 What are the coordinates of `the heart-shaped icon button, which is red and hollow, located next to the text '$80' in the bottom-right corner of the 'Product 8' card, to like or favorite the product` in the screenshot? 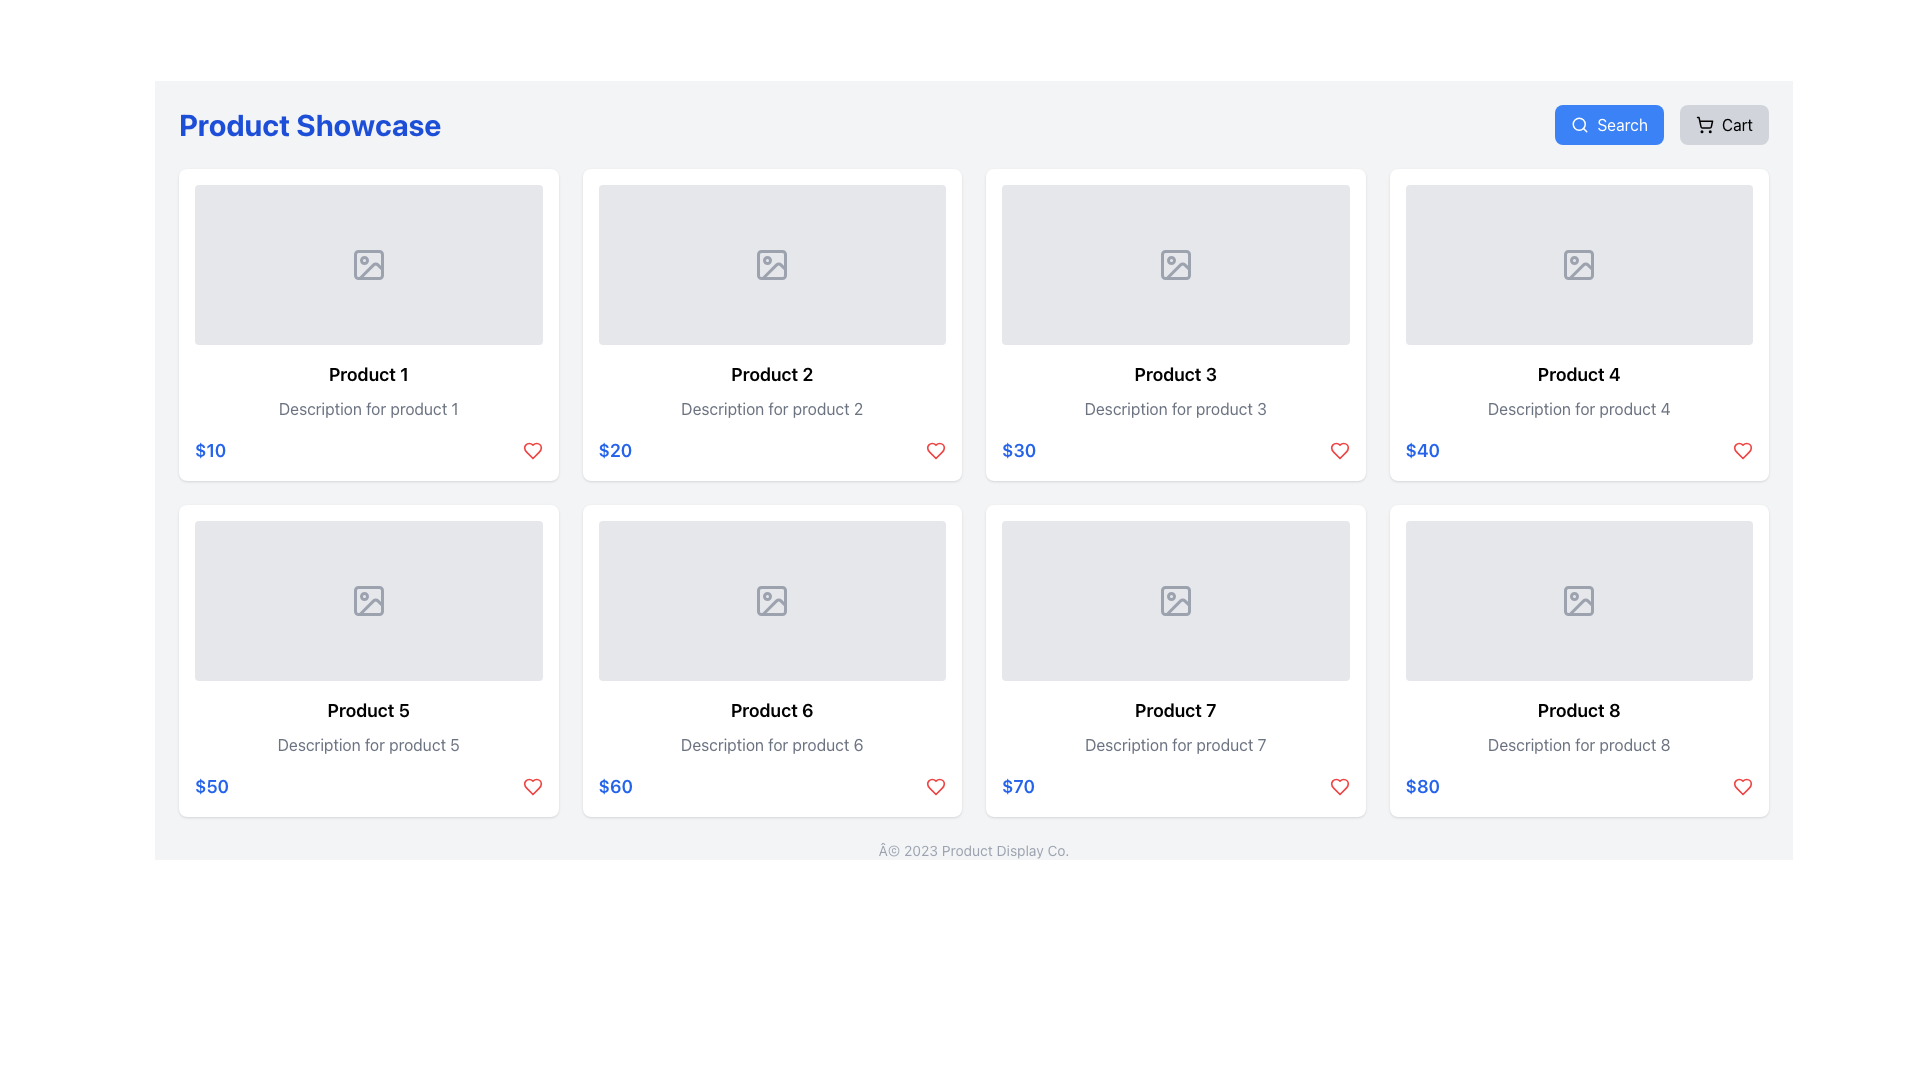 It's located at (1741, 785).